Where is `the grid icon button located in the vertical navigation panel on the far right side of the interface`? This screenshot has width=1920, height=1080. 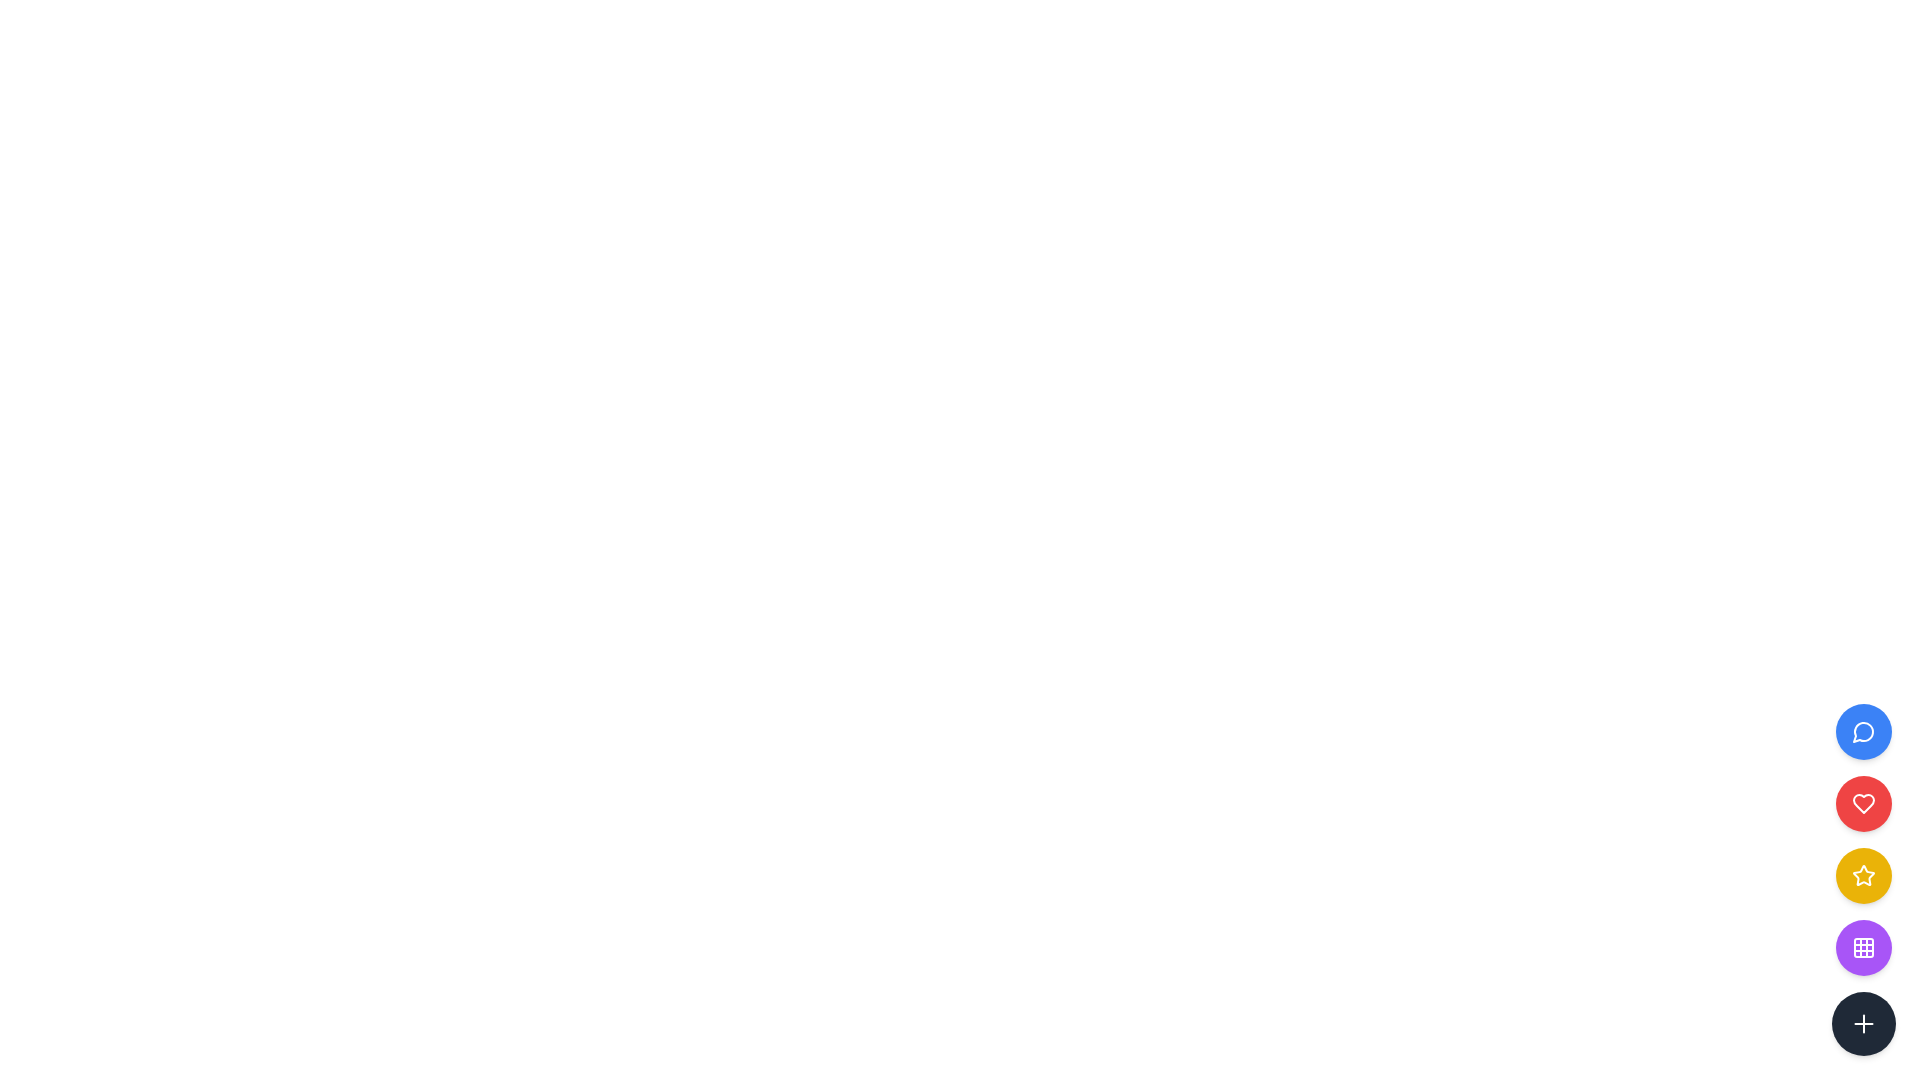
the grid icon button located in the vertical navigation panel on the far right side of the interface is located at coordinates (1862, 947).